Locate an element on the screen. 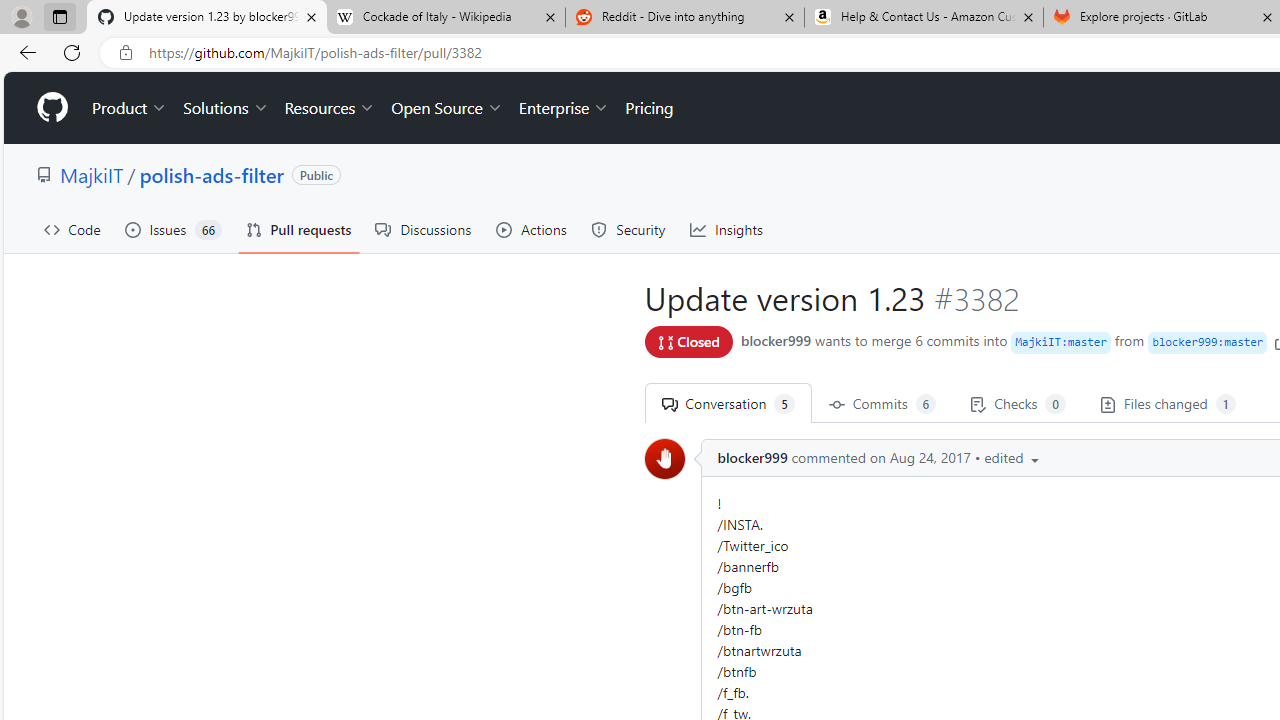 The width and height of the screenshot is (1280, 720). 'Product' is located at coordinates (129, 108).